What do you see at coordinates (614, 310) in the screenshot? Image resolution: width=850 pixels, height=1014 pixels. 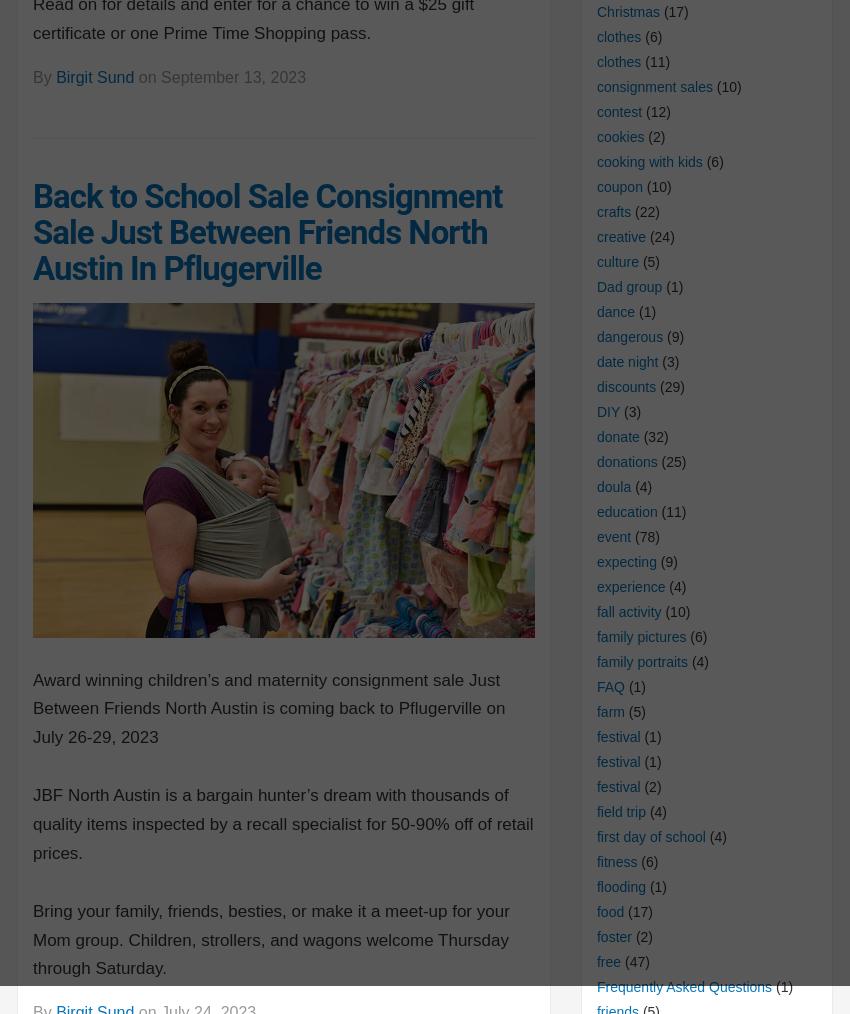 I see `'dance'` at bounding box center [614, 310].